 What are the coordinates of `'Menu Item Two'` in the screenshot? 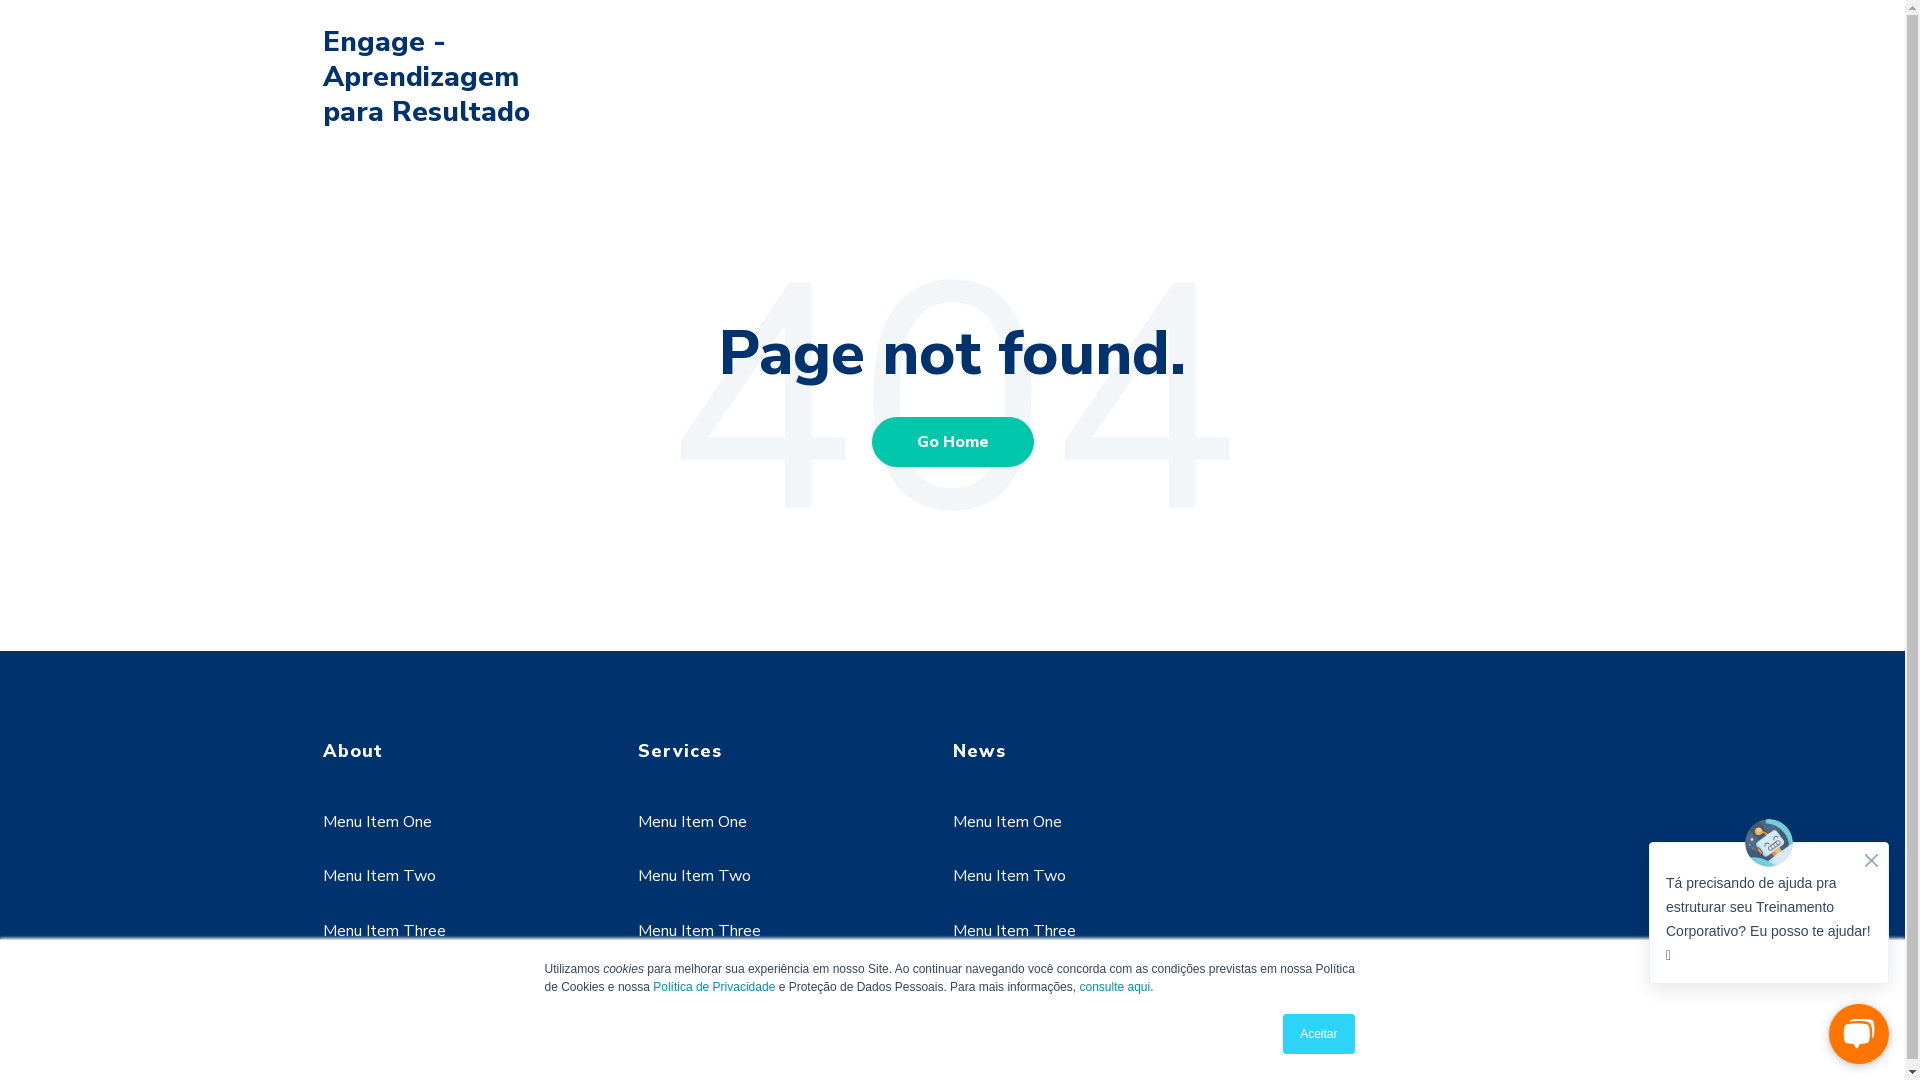 It's located at (637, 874).